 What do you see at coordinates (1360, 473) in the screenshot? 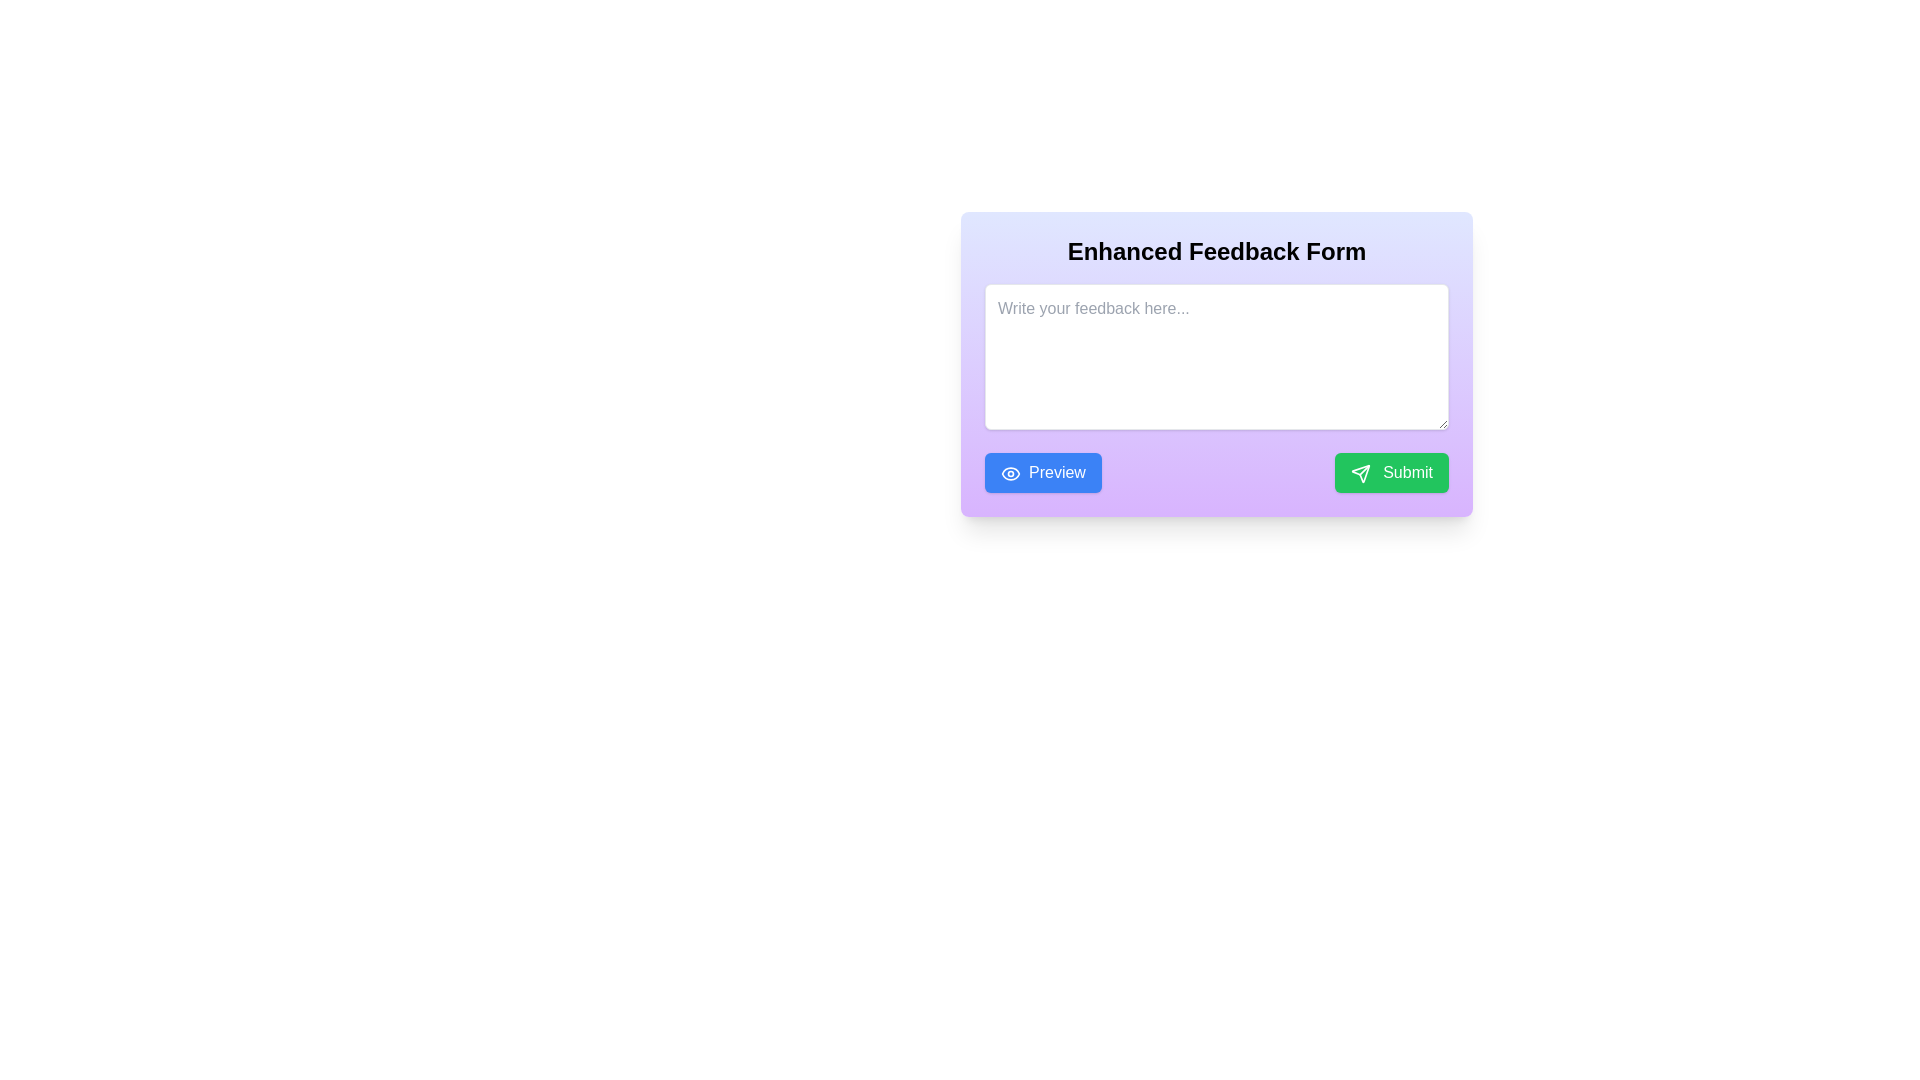
I see `the green rectangular button labeled 'Submit' located at the bottom right of the interface` at bounding box center [1360, 473].